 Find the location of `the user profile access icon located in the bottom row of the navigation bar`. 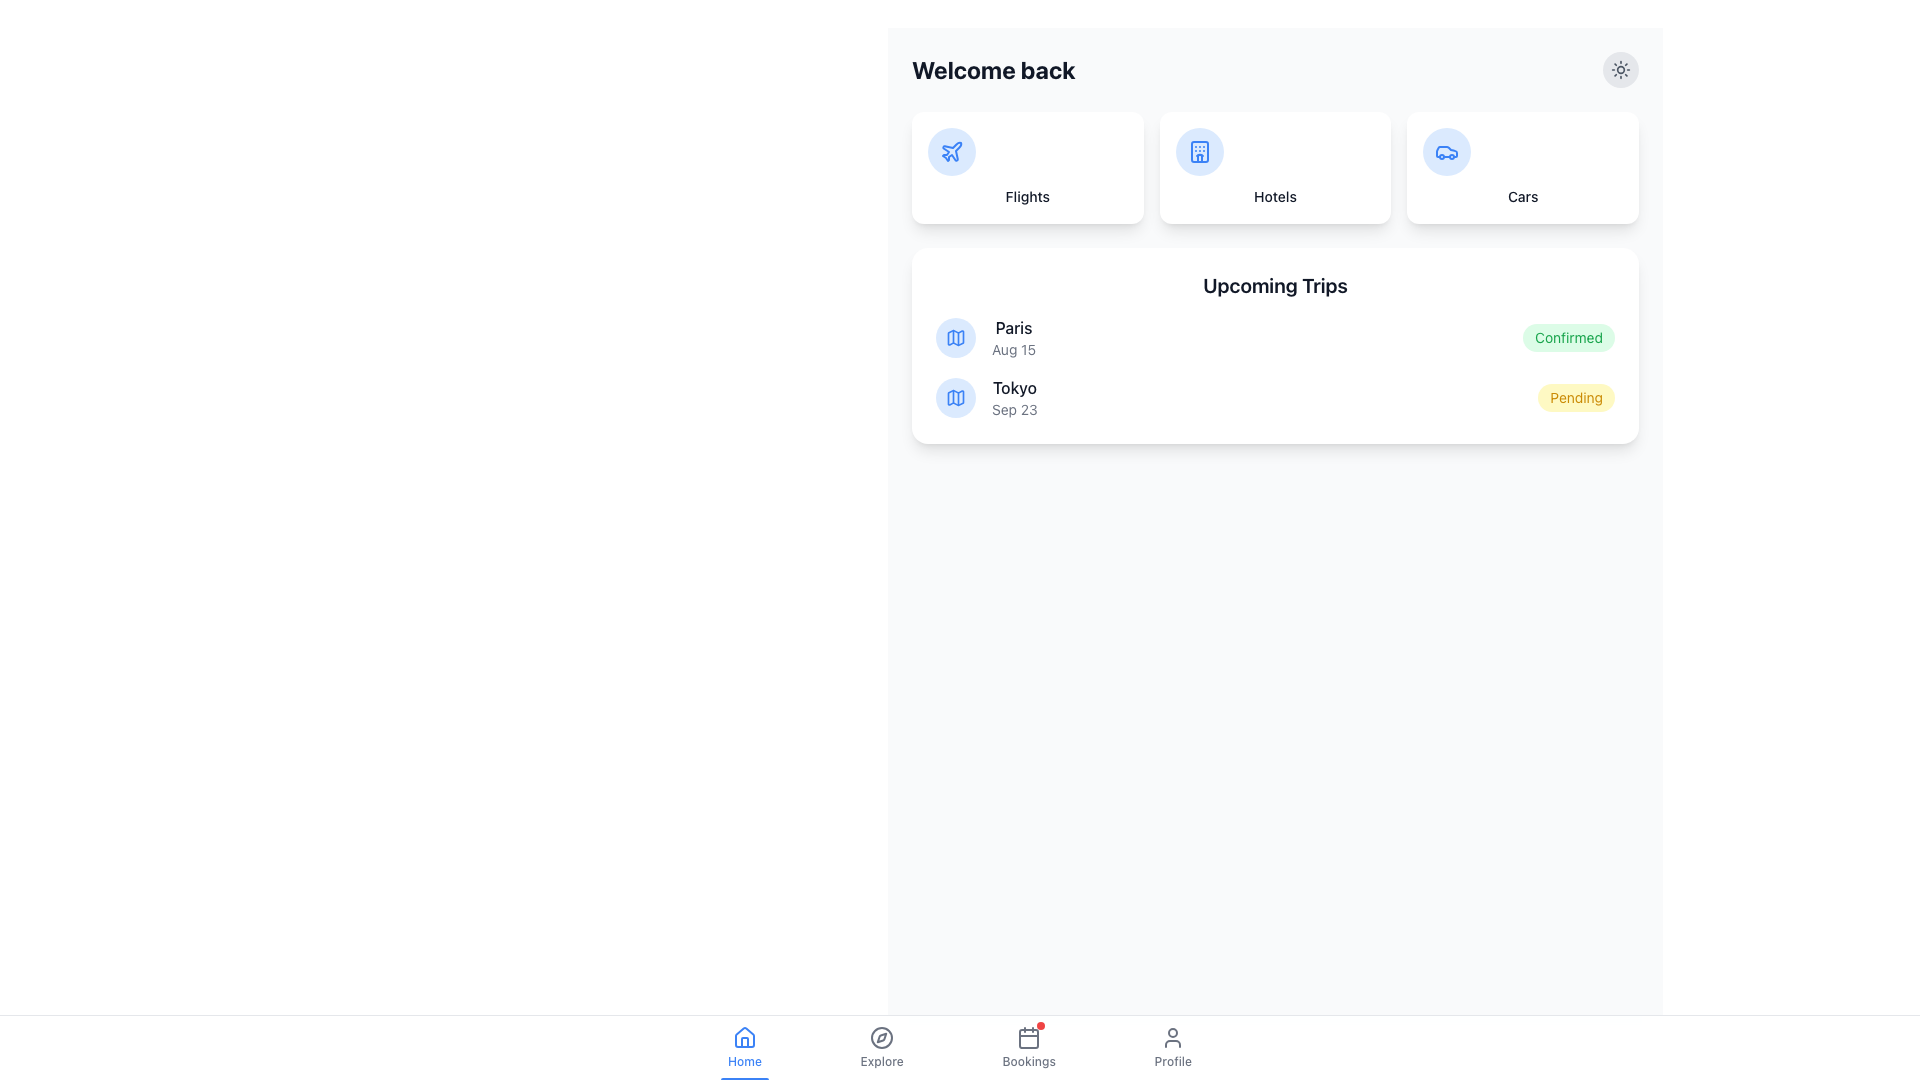

the user profile access icon located in the bottom row of the navigation bar is located at coordinates (1173, 1036).